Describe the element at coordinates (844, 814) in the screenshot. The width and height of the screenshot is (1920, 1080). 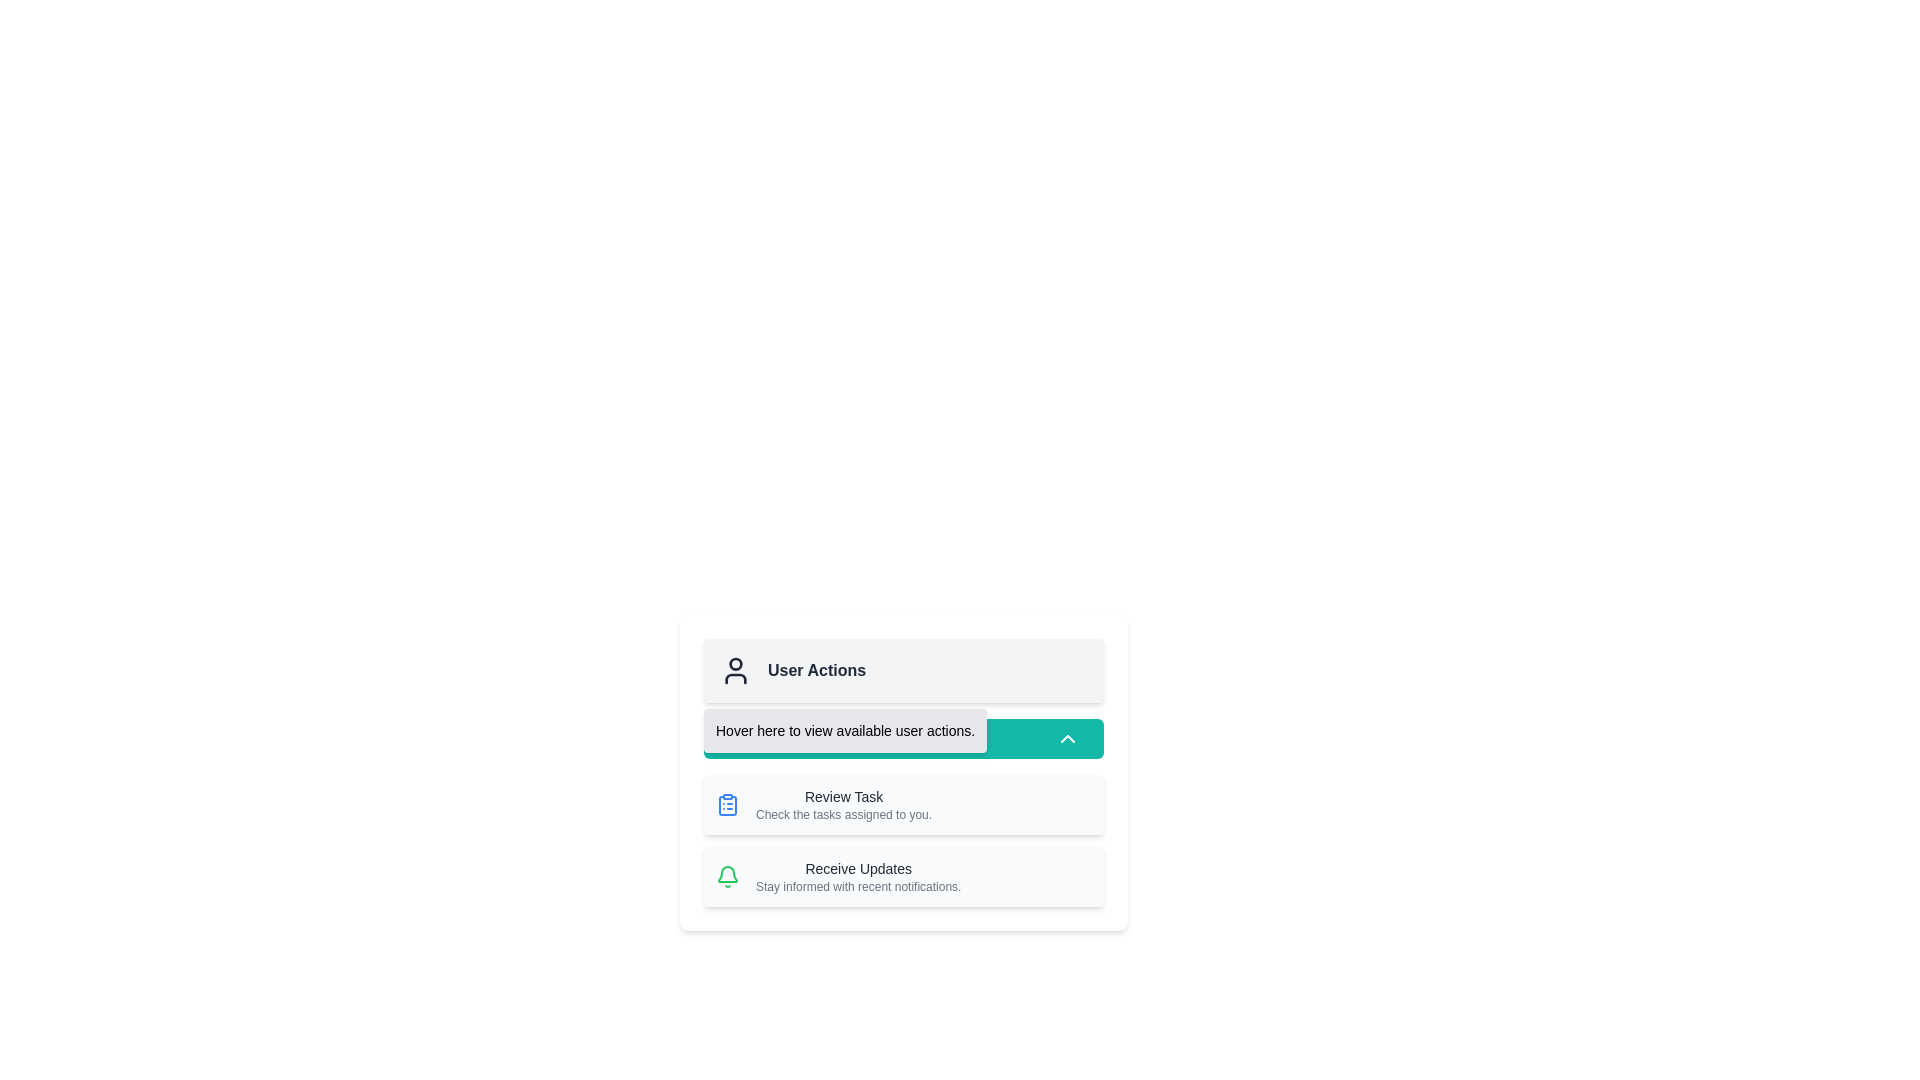
I see `the text label that reads 'Check the tasks assigned to you.' which is styled in a small, light gray font and located below the 'Review Task' title` at that location.